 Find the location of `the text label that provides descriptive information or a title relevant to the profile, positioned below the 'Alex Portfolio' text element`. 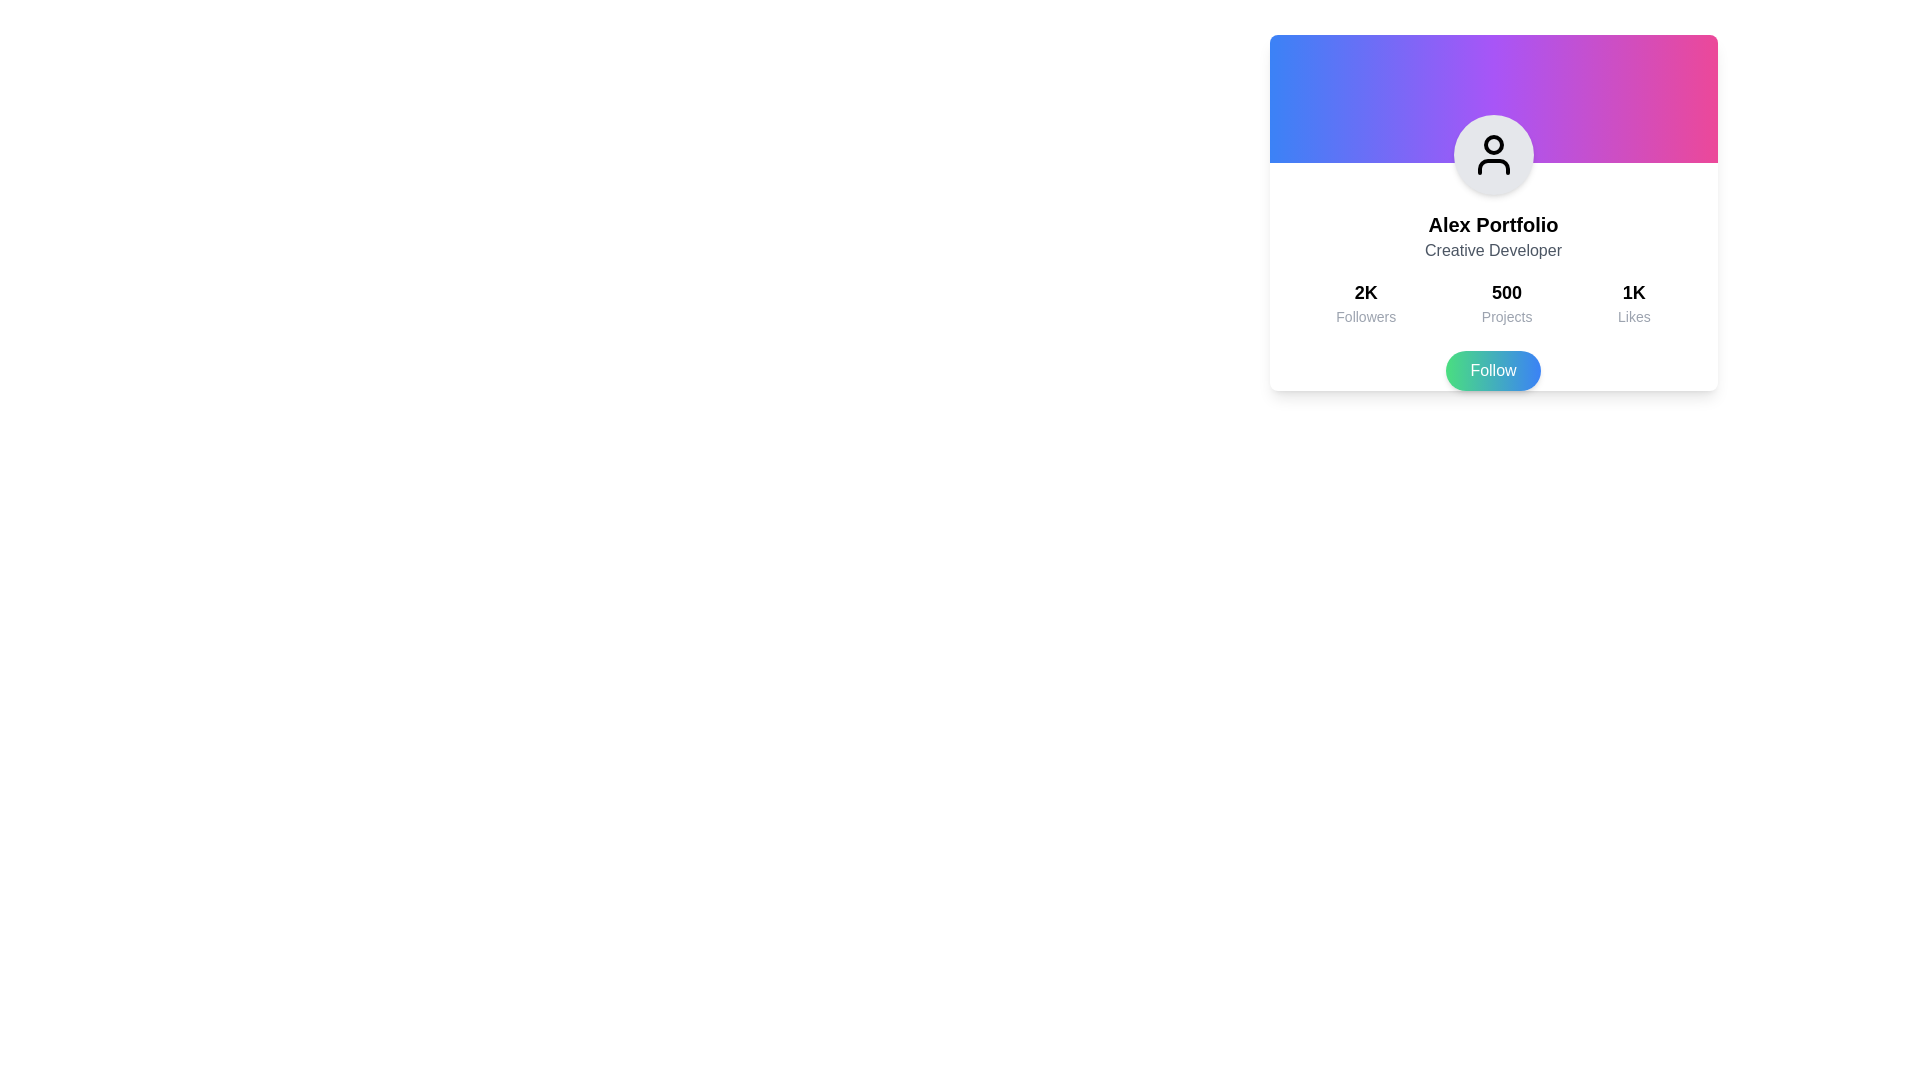

the text label that provides descriptive information or a title relevant to the profile, positioned below the 'Alex Portfolio' text element is located at coordinates (1493, 249).